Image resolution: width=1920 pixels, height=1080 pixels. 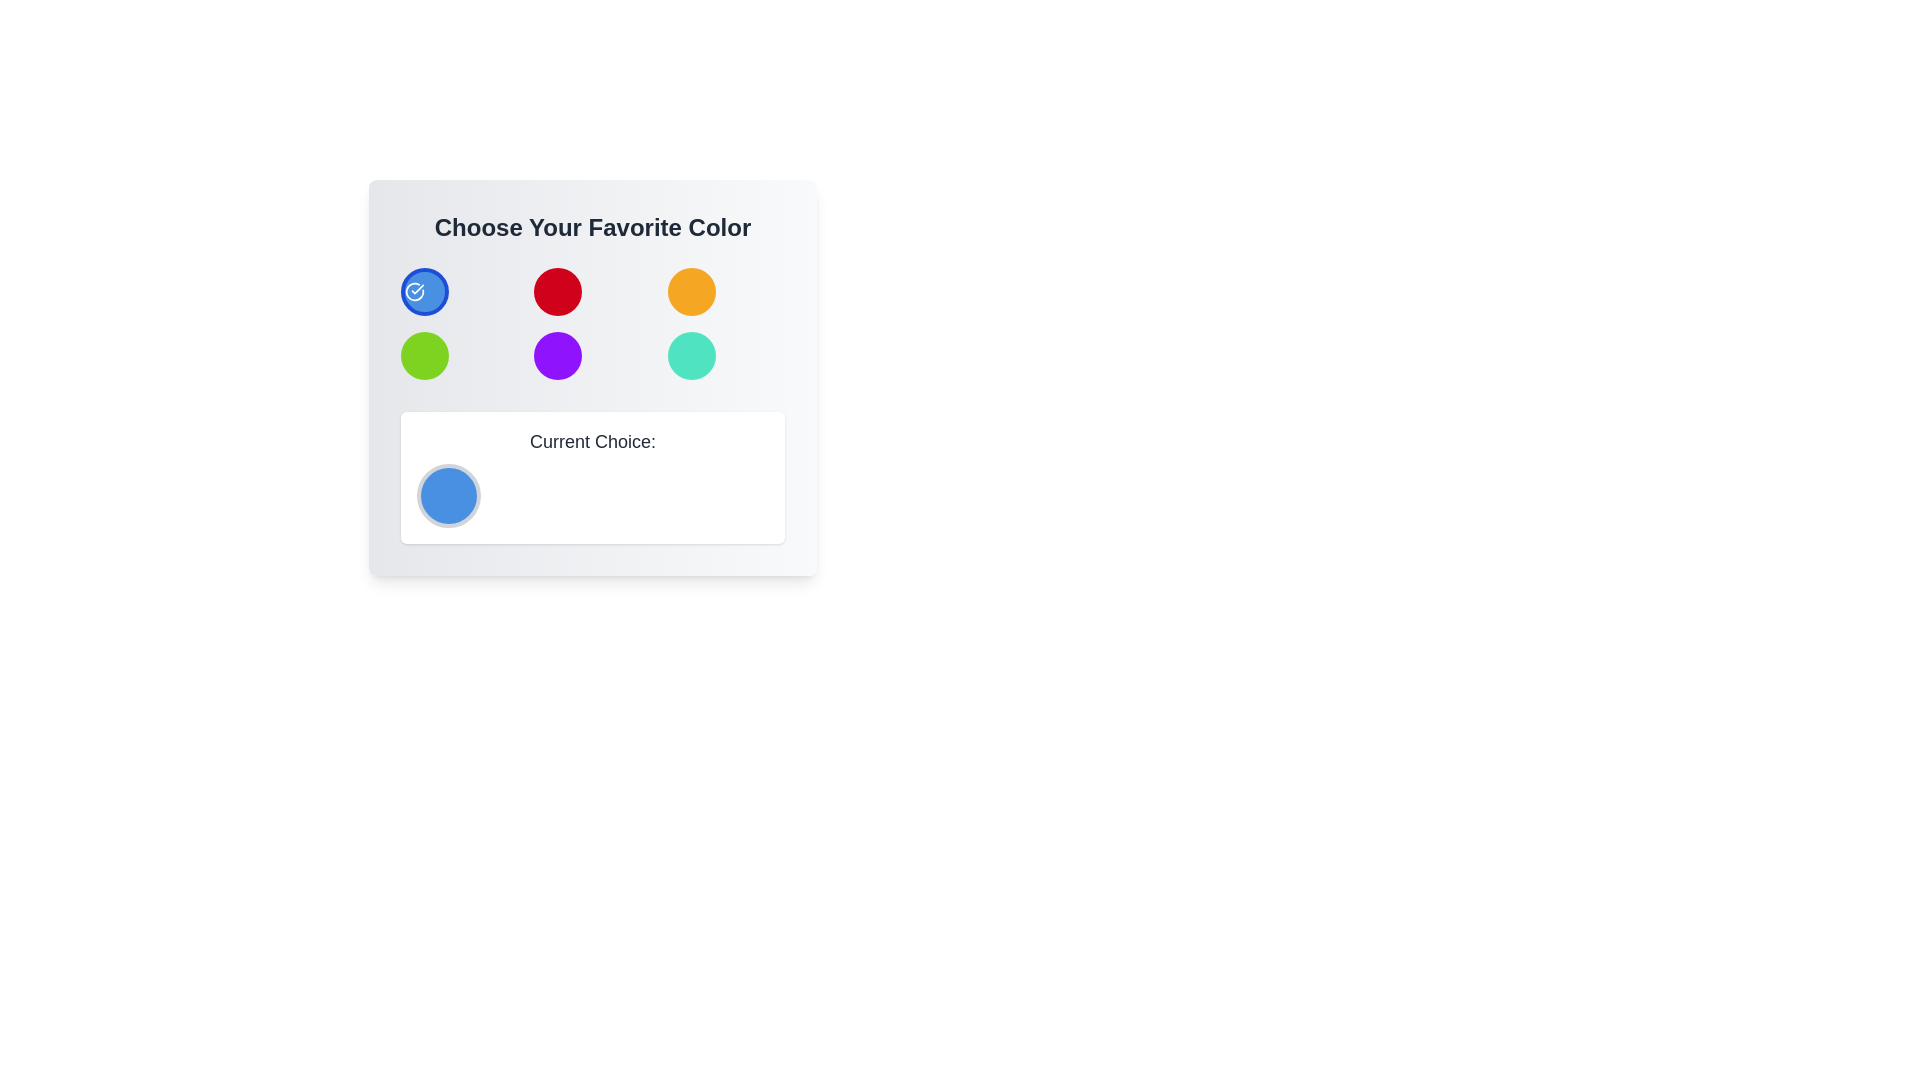 What do you see at coordinates (558, 354) in the screenshot?
I see `the vibrant purple circular button located in the 'Choose Your Favorite Color' section, which is the second item in the second row of a 3x3 grid layout, to trigger the enlargement effect` at bounding box center [558, 354].